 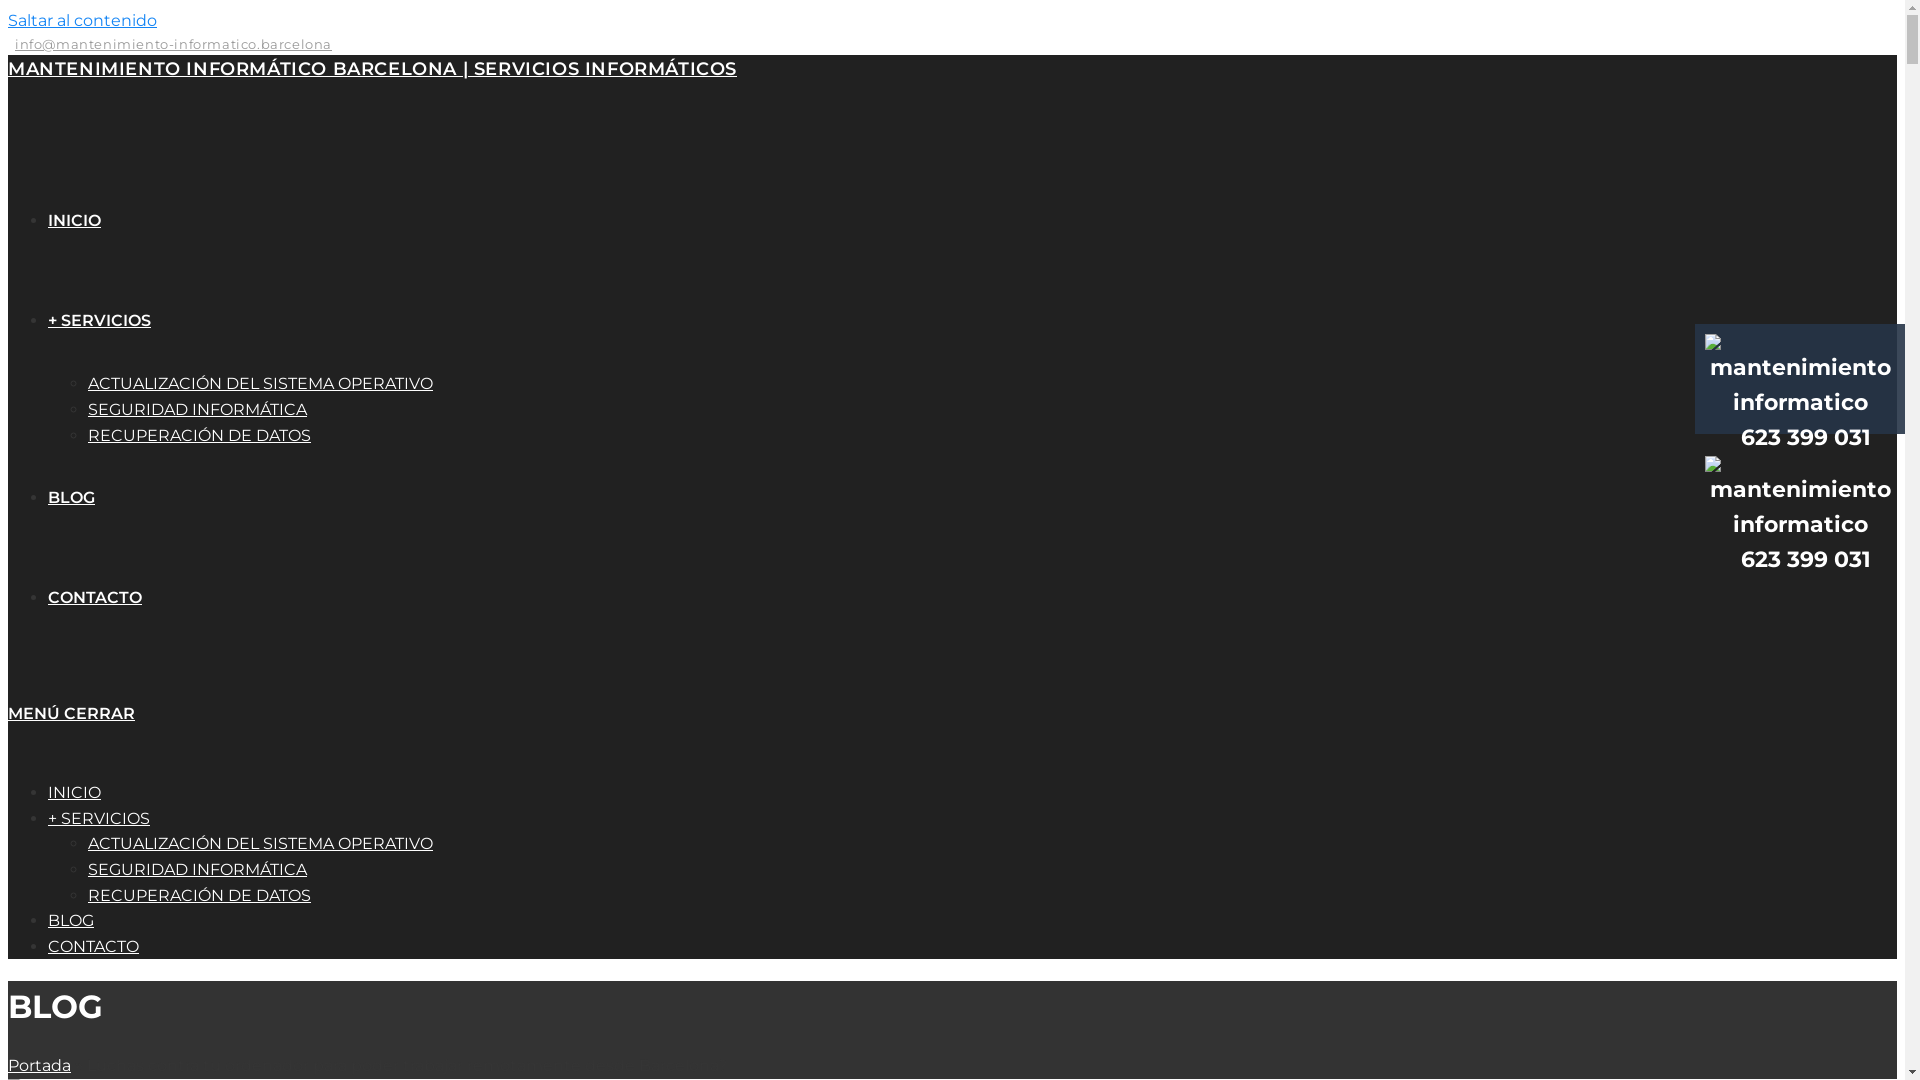 I want to click on 'INICIO', so click(x=74, y=220).